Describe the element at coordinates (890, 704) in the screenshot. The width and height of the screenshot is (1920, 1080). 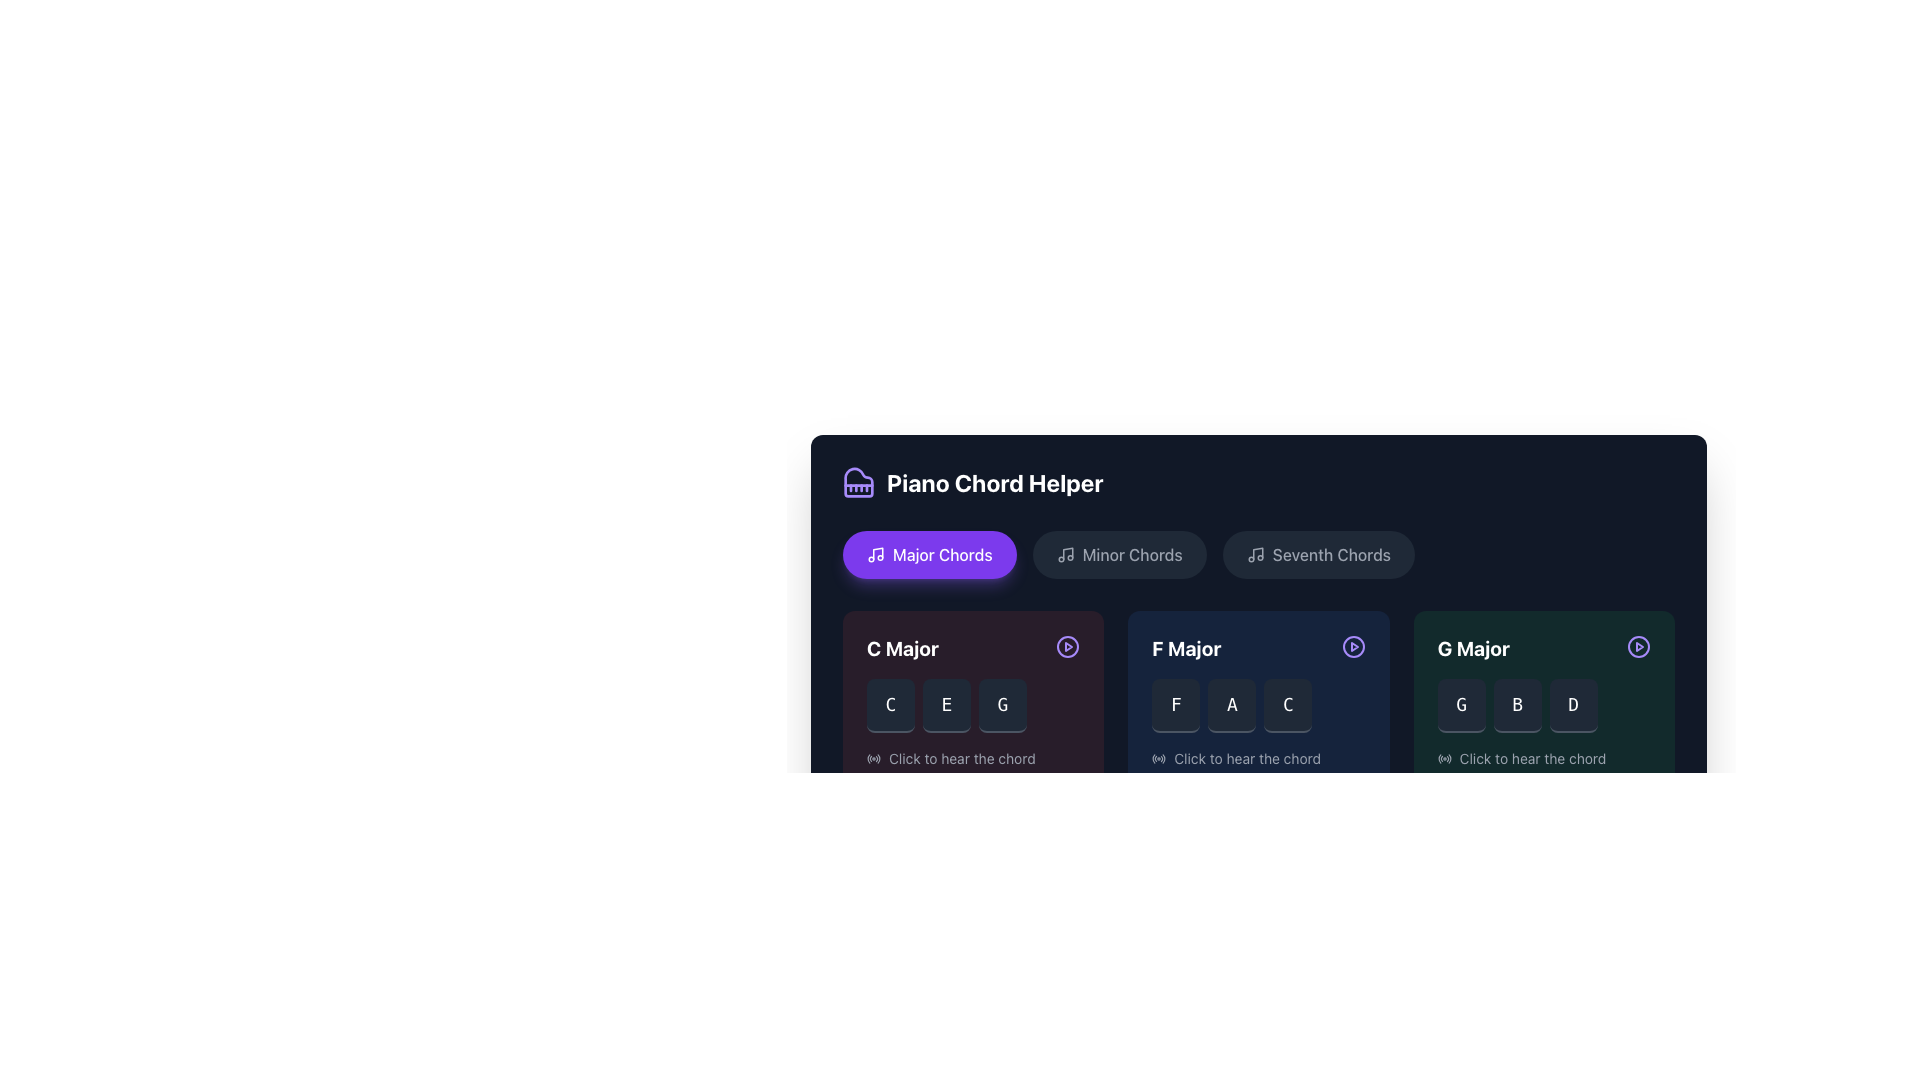
I see `the button representing the musical note 'C' in the 'C Major' chord section, the first button in a series of three labeled 'C', 'E', and 'G'` at that location.